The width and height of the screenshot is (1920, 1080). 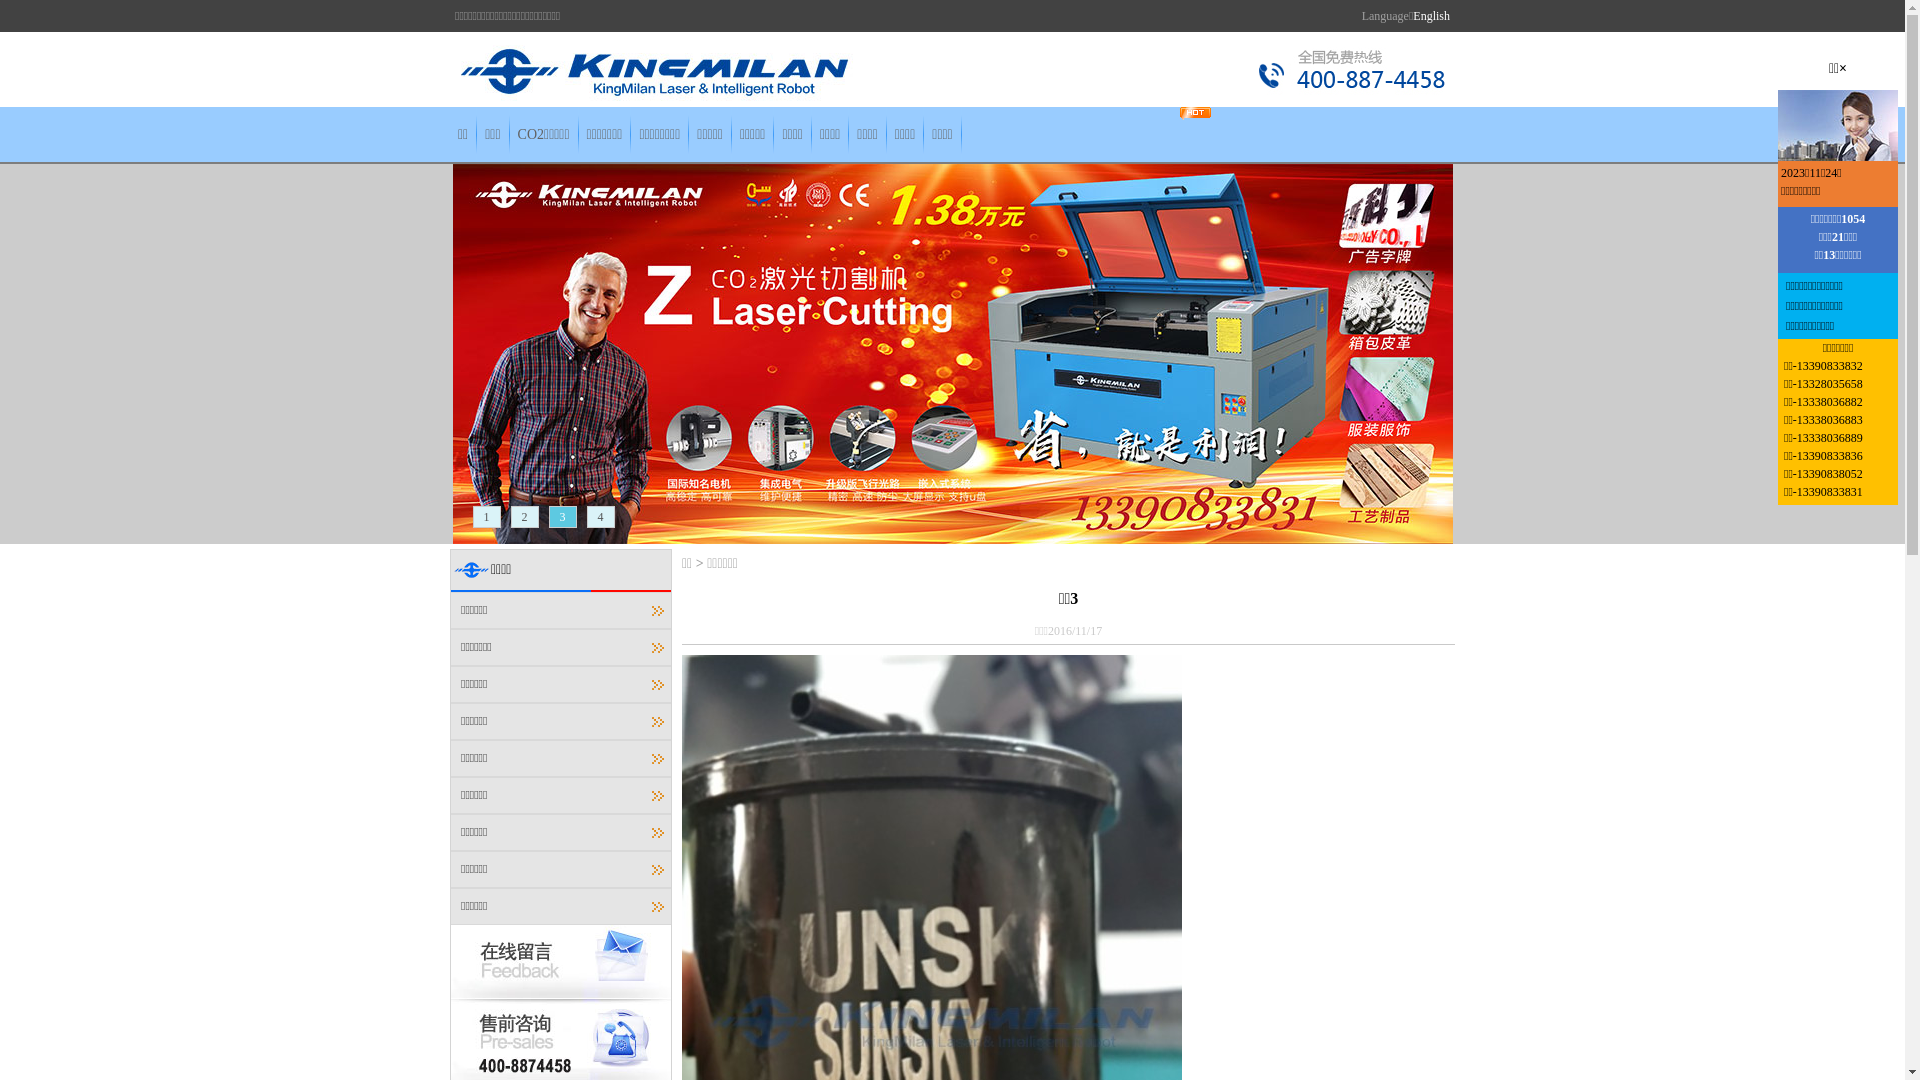 I want to click on 'English', so click(x=1430, y=15).